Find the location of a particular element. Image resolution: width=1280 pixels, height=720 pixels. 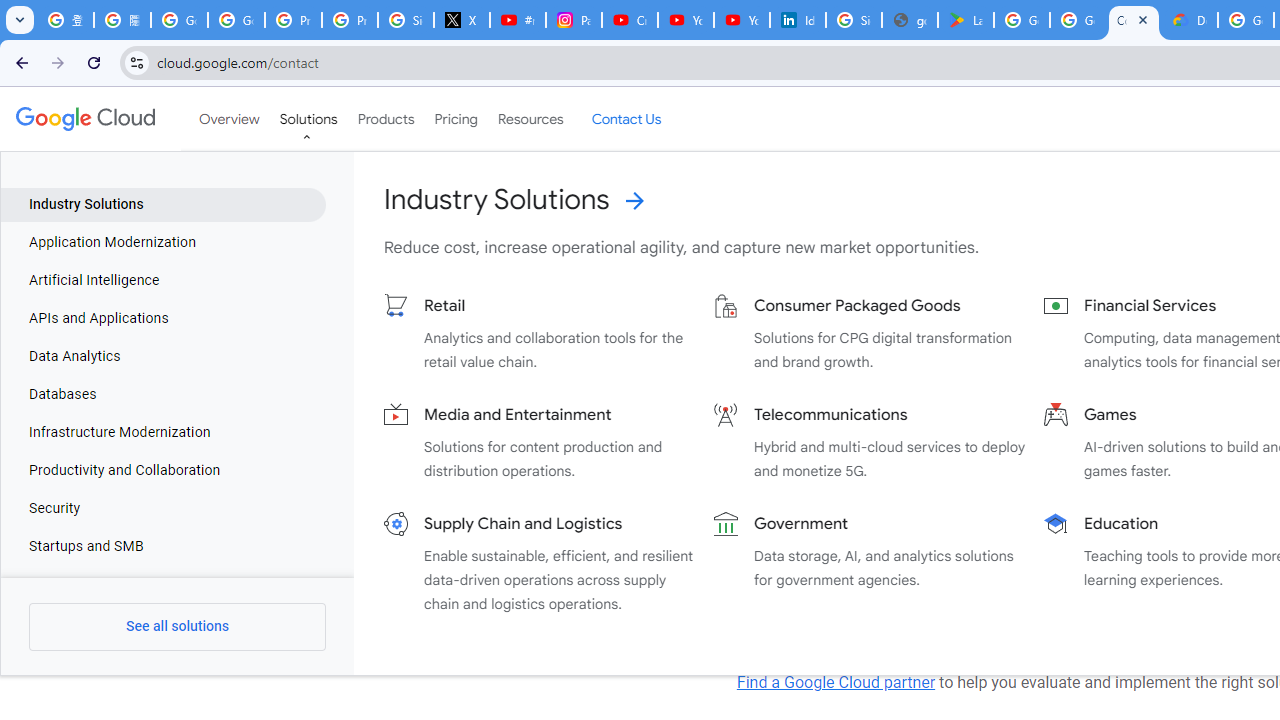

'Data Analytics' is located at coordinates (163, 355).